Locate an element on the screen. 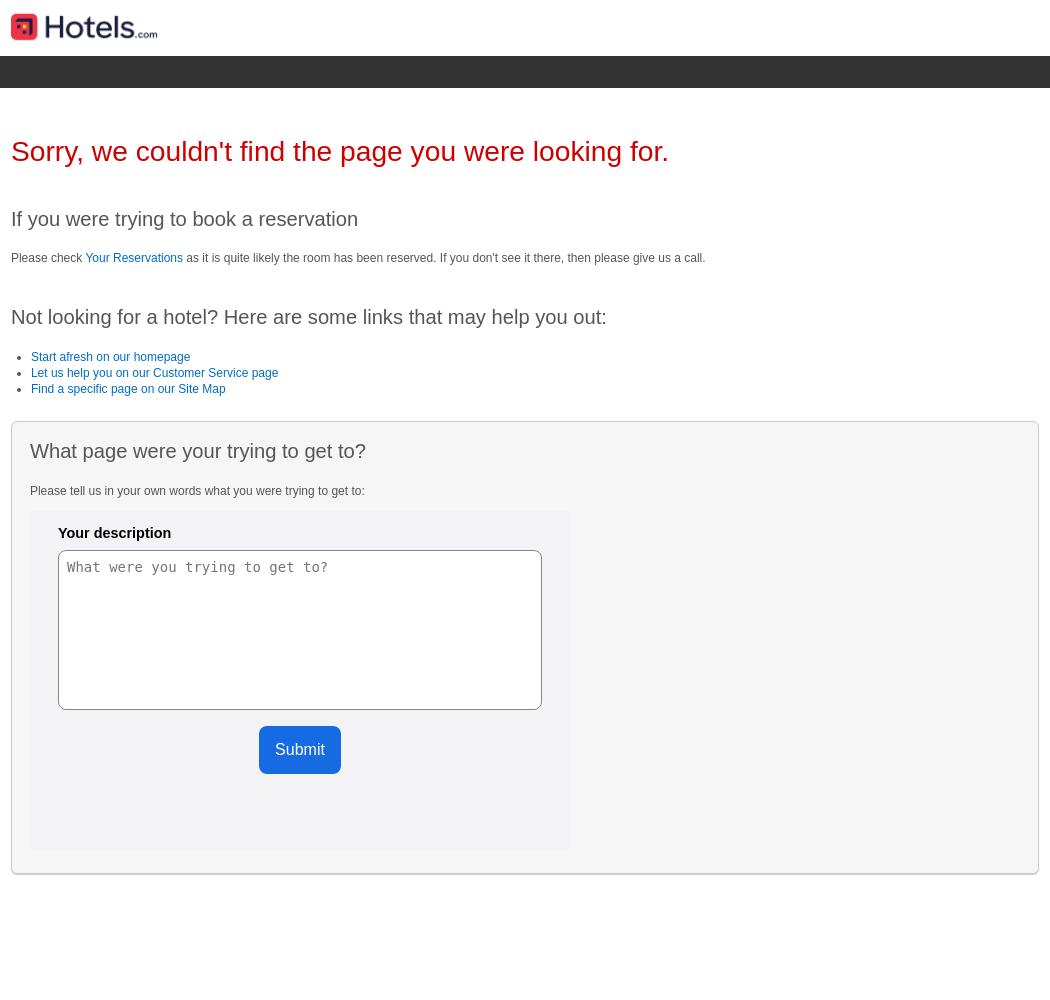  'Please check' is located at coordinates (46, 257).